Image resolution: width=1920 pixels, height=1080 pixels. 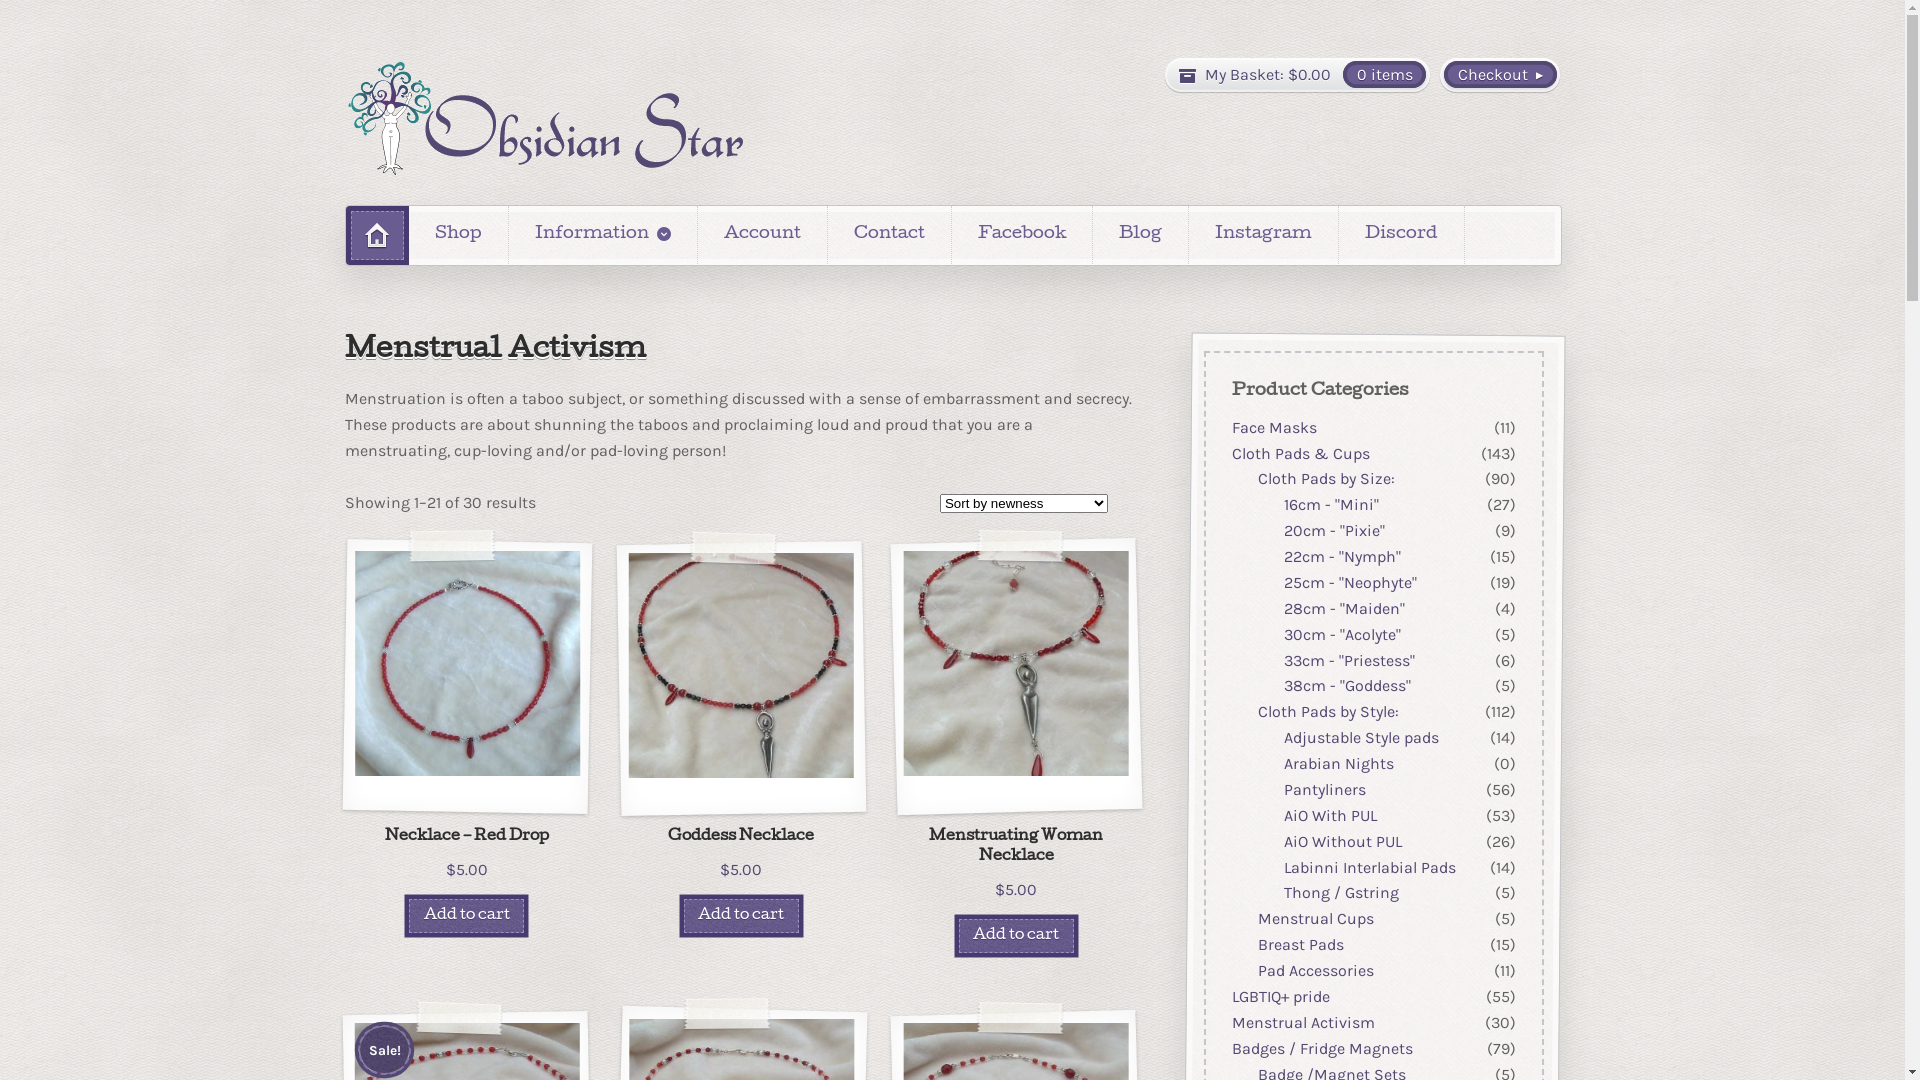 I want to click on 'Blog', so click(x=1140, y=234).